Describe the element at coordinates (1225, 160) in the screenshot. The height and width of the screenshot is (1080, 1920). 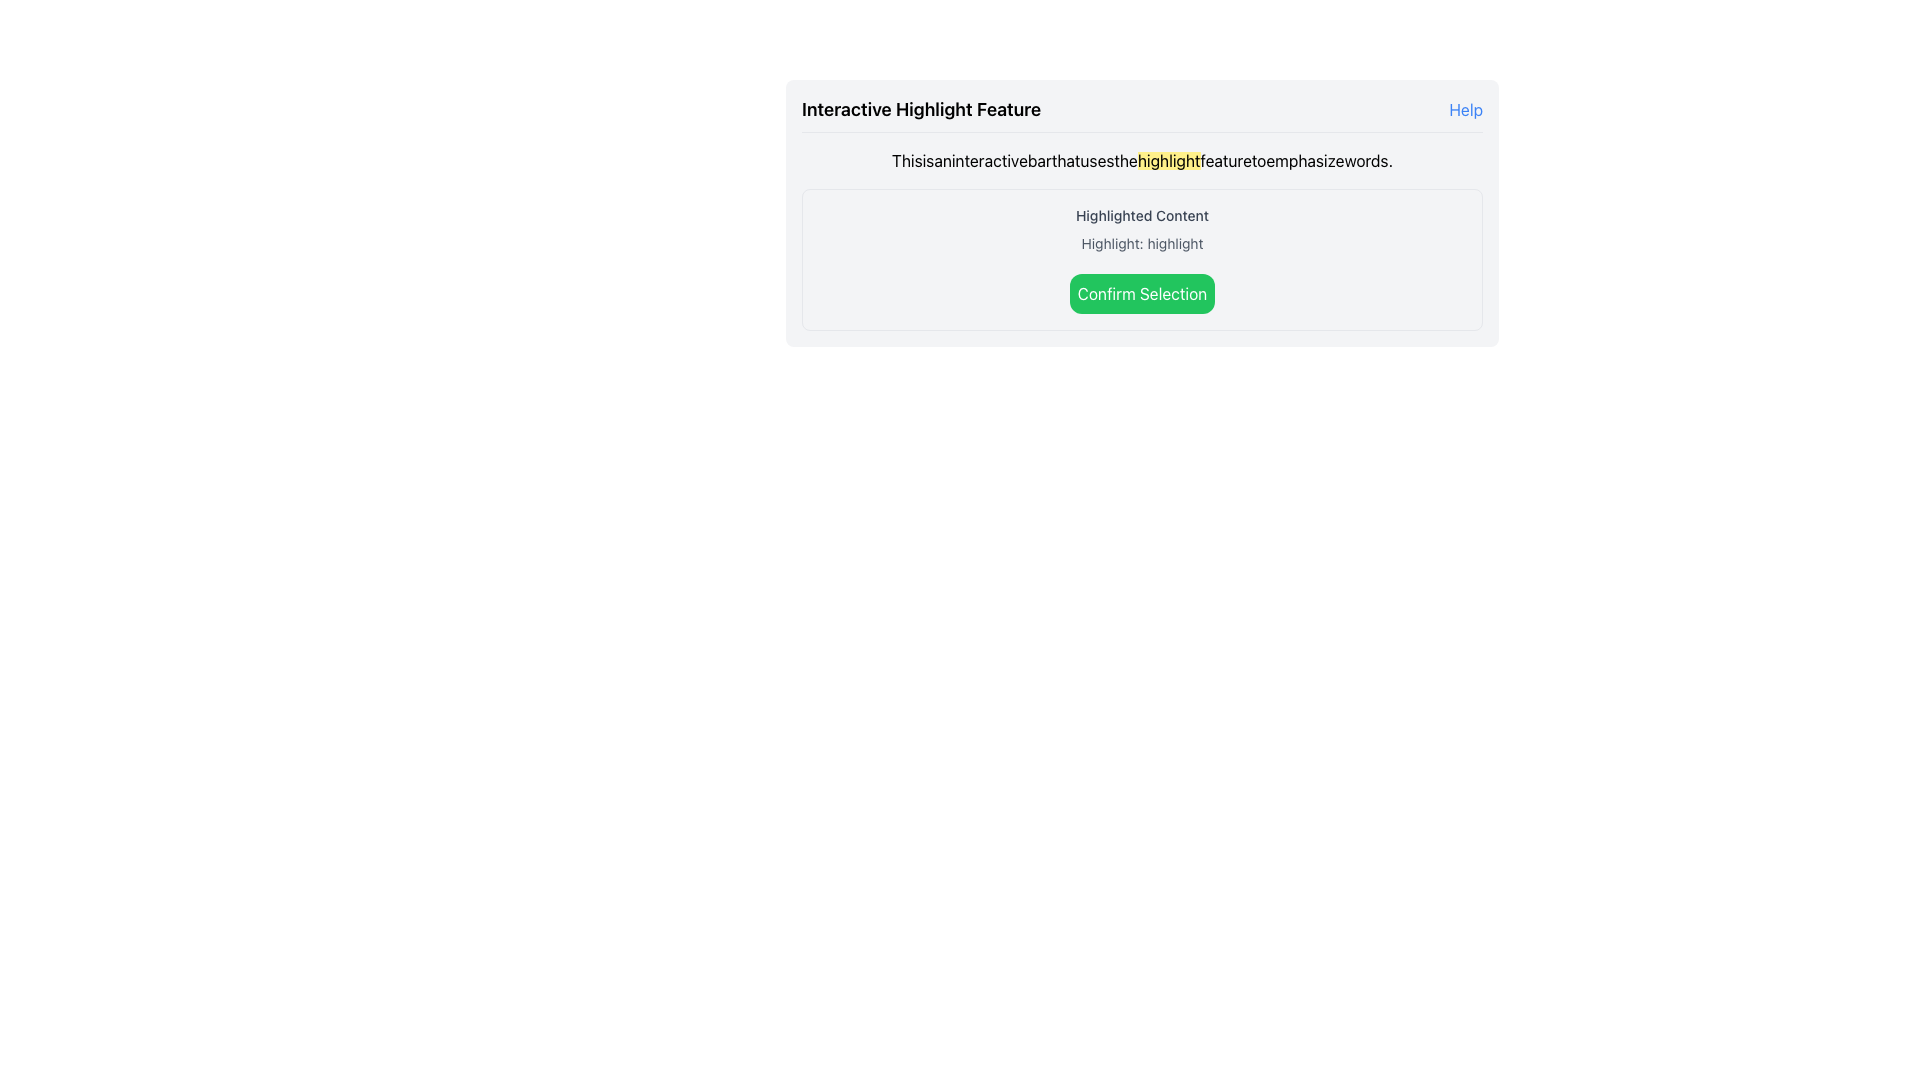
I see `the text element displaying 'feature', which is the 10th word in the sentence, located adjacent to the highlighted word 'highlight' with a yellow background` at that location.